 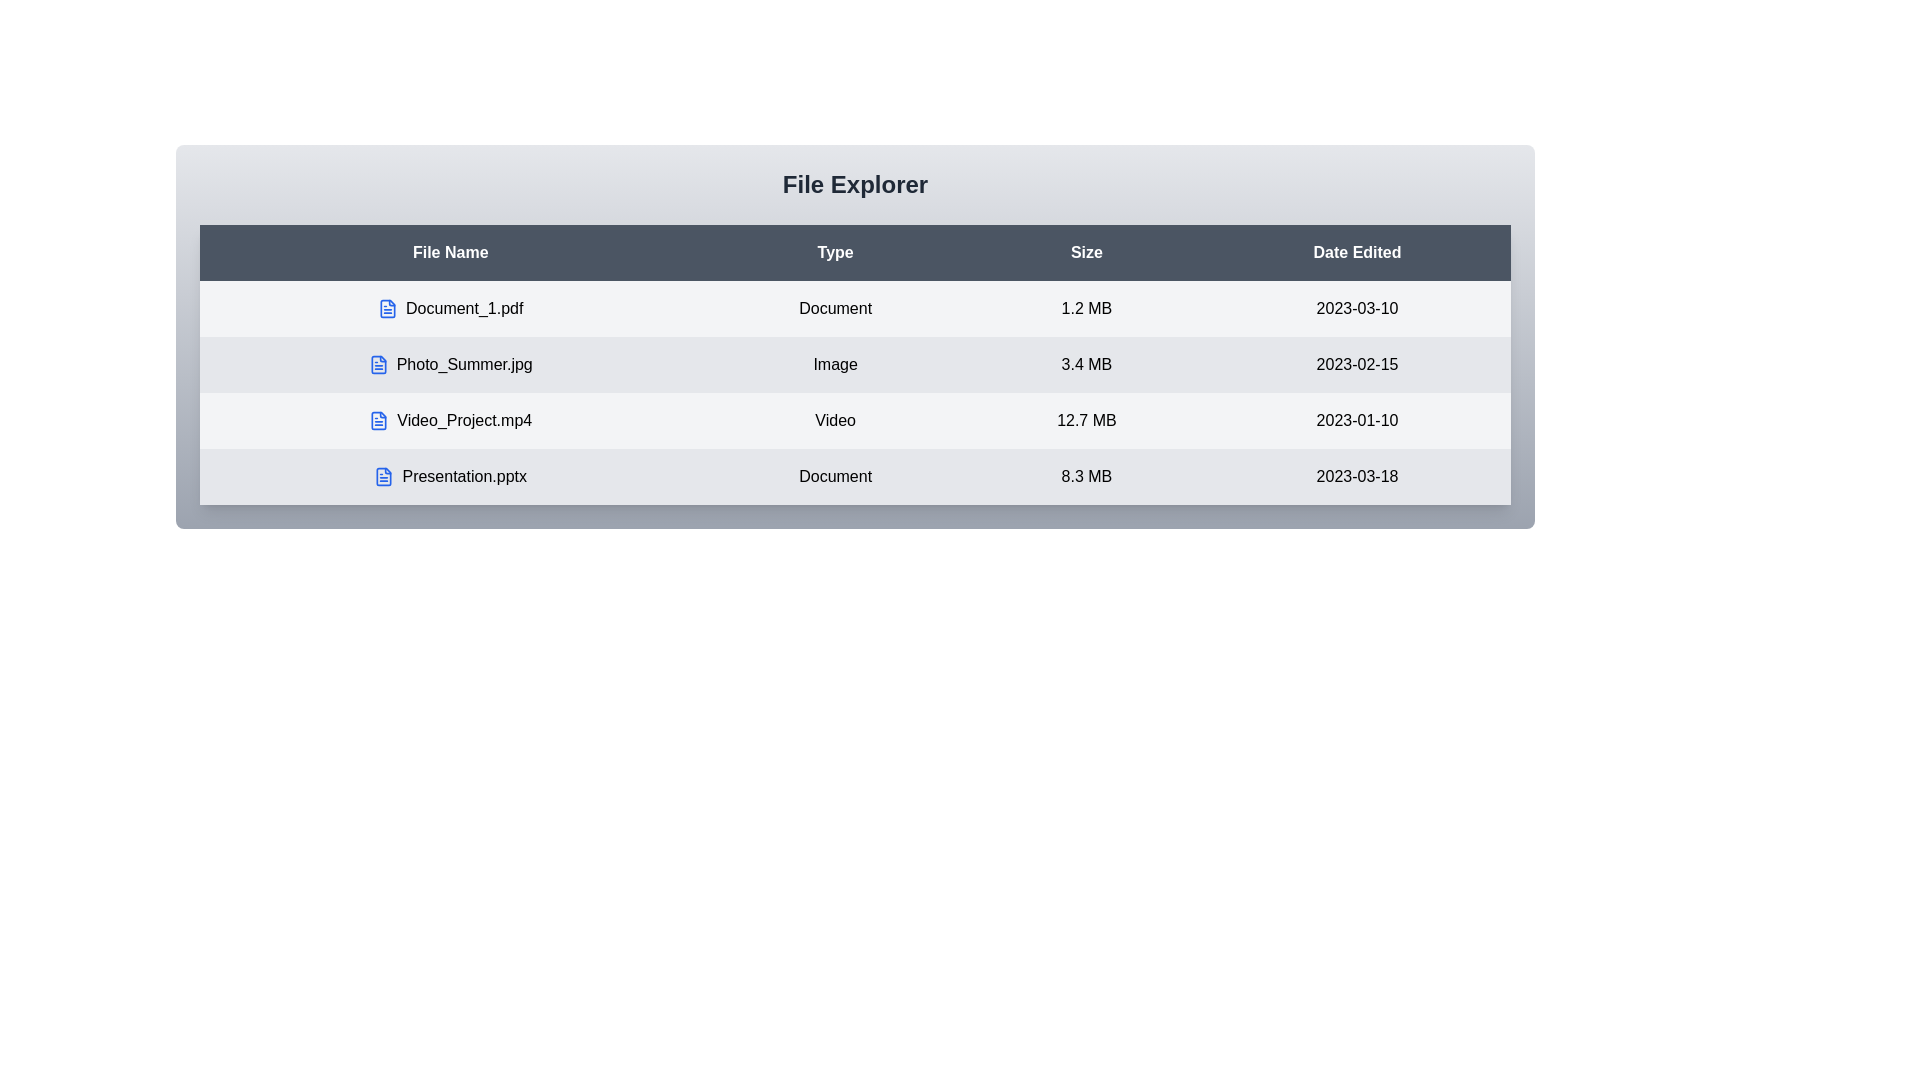 I want to click on the file row corresponding to Document_1.pdf to inspect its details, so click(x=449, y=308).